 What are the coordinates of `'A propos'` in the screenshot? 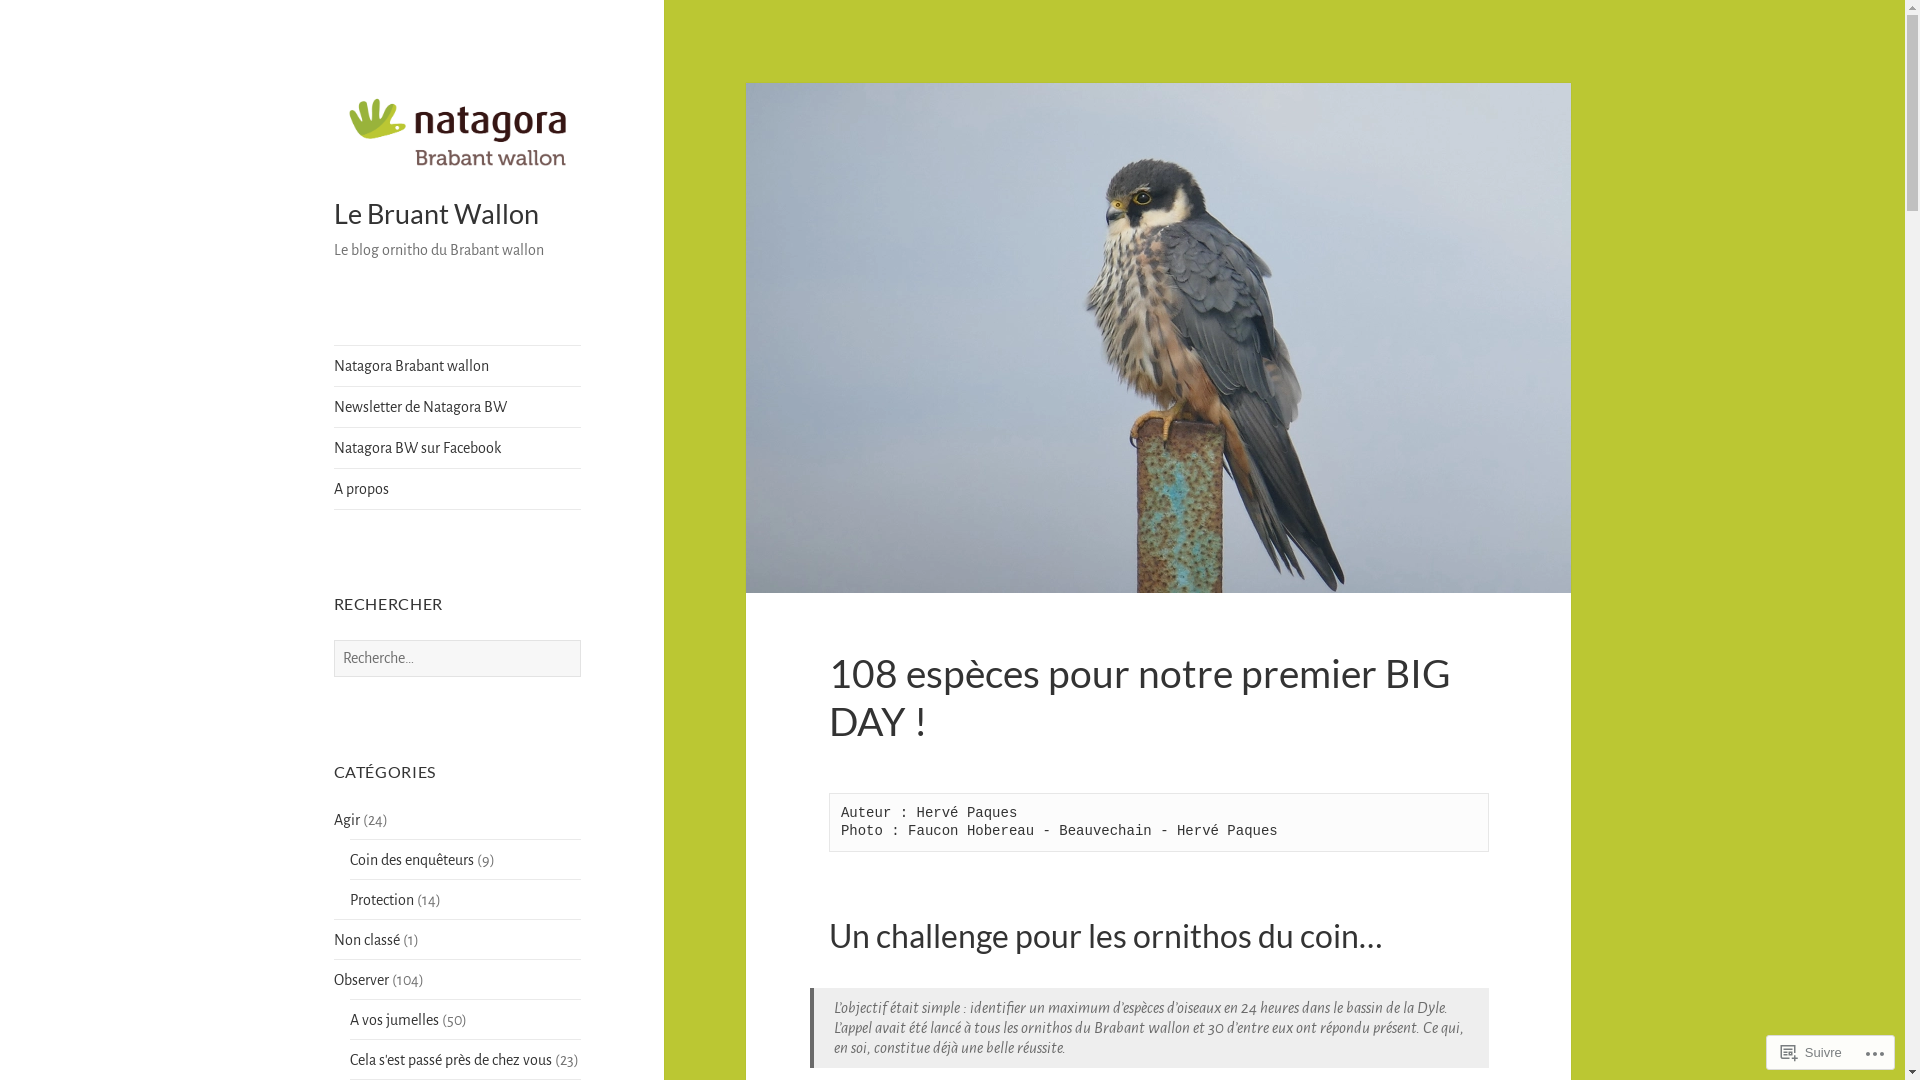 It's located at (456, 489).